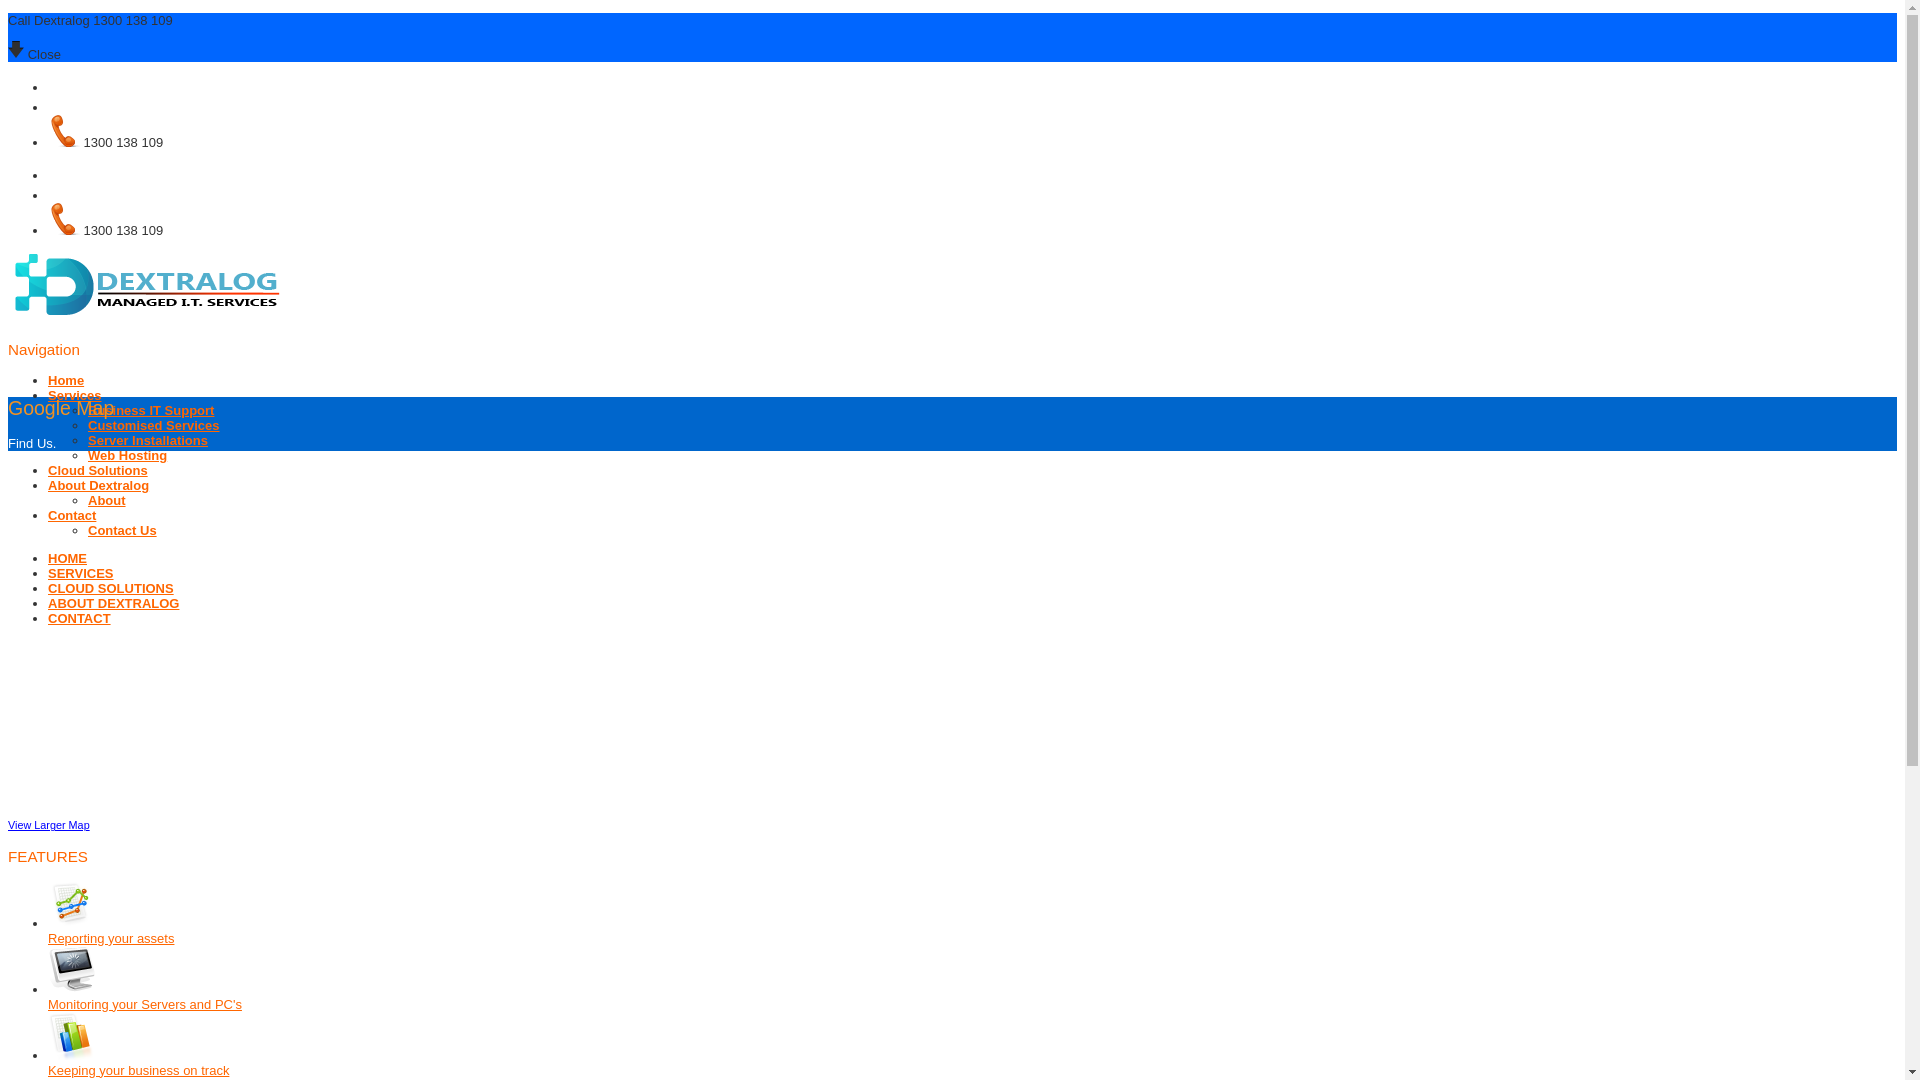  What do you see at coordinates (48, 573) in the screenshot?
I see `'SERVICES'` at bounding box center [48, 573].